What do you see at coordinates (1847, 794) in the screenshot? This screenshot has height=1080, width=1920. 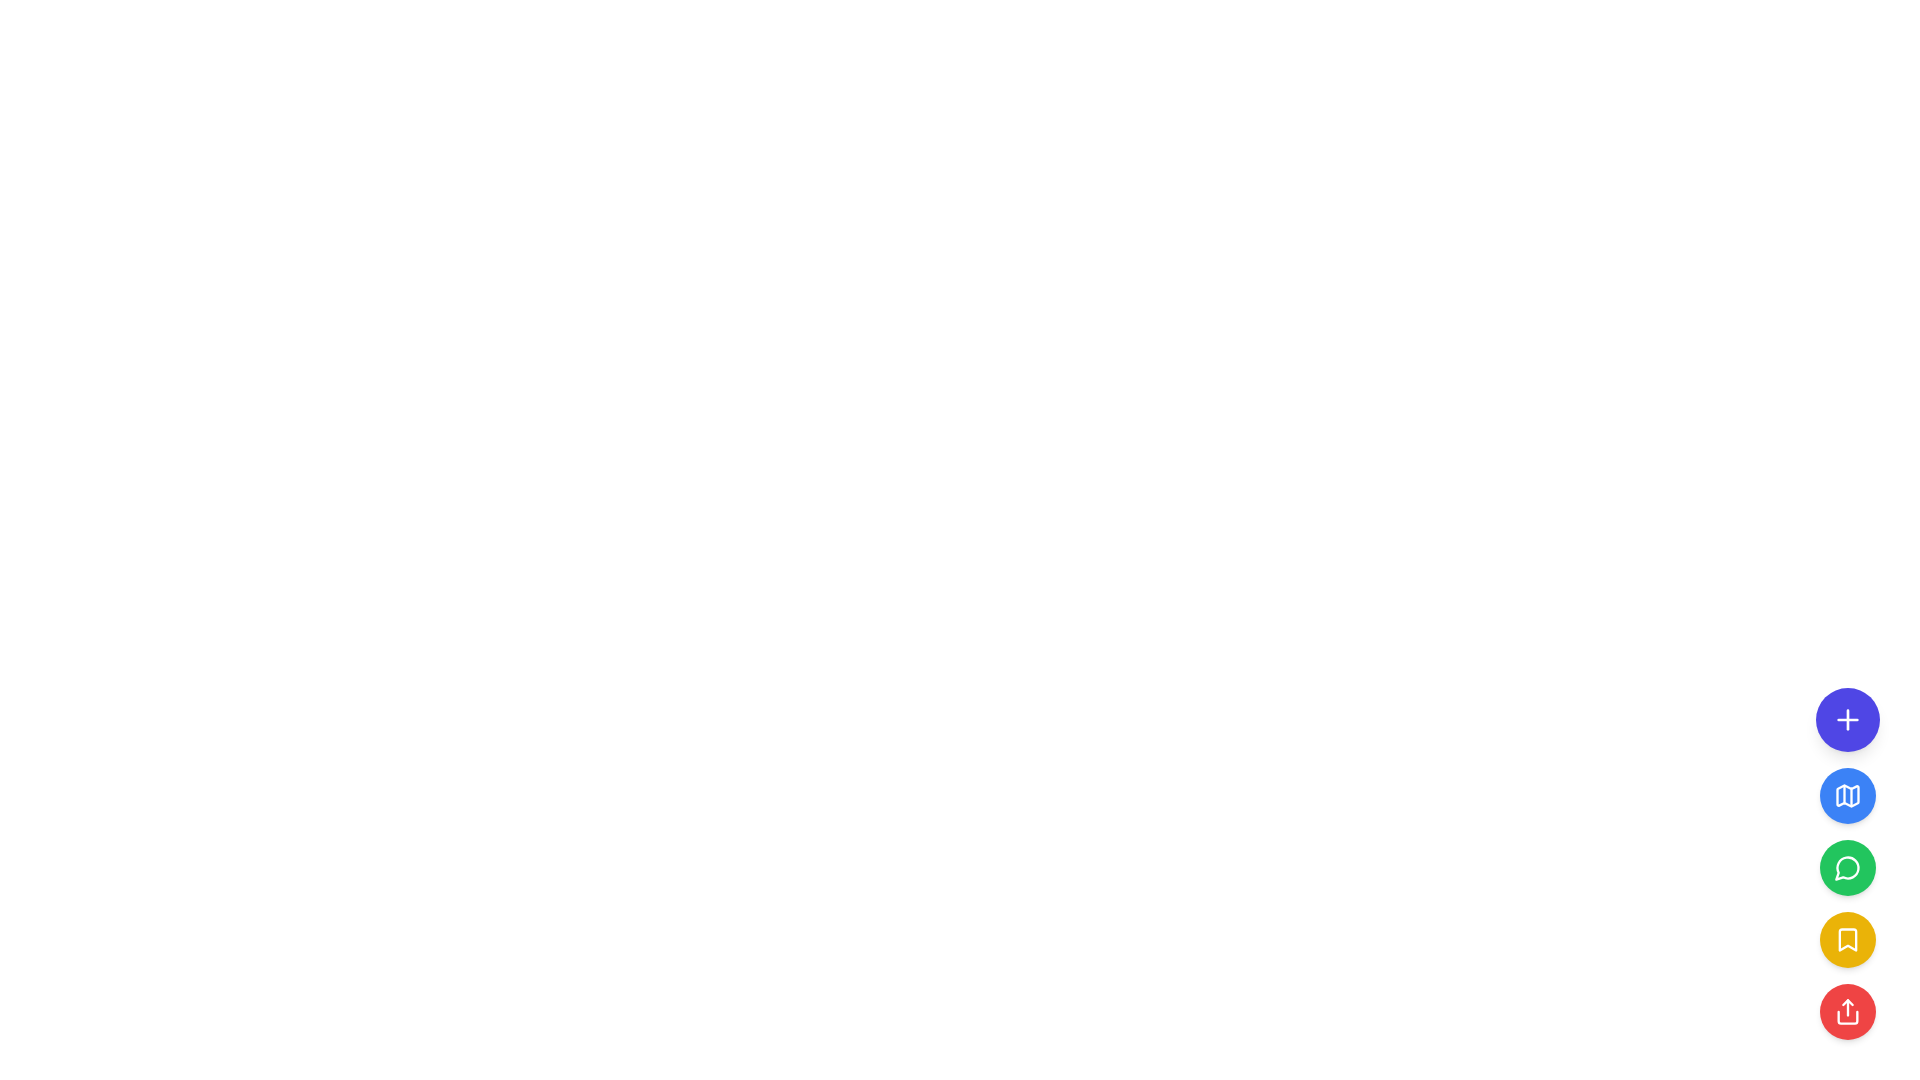 I see `the second icon from the top in the vertical stack of action buttons on the right side of the interface` at bounding box center [1847, 794].